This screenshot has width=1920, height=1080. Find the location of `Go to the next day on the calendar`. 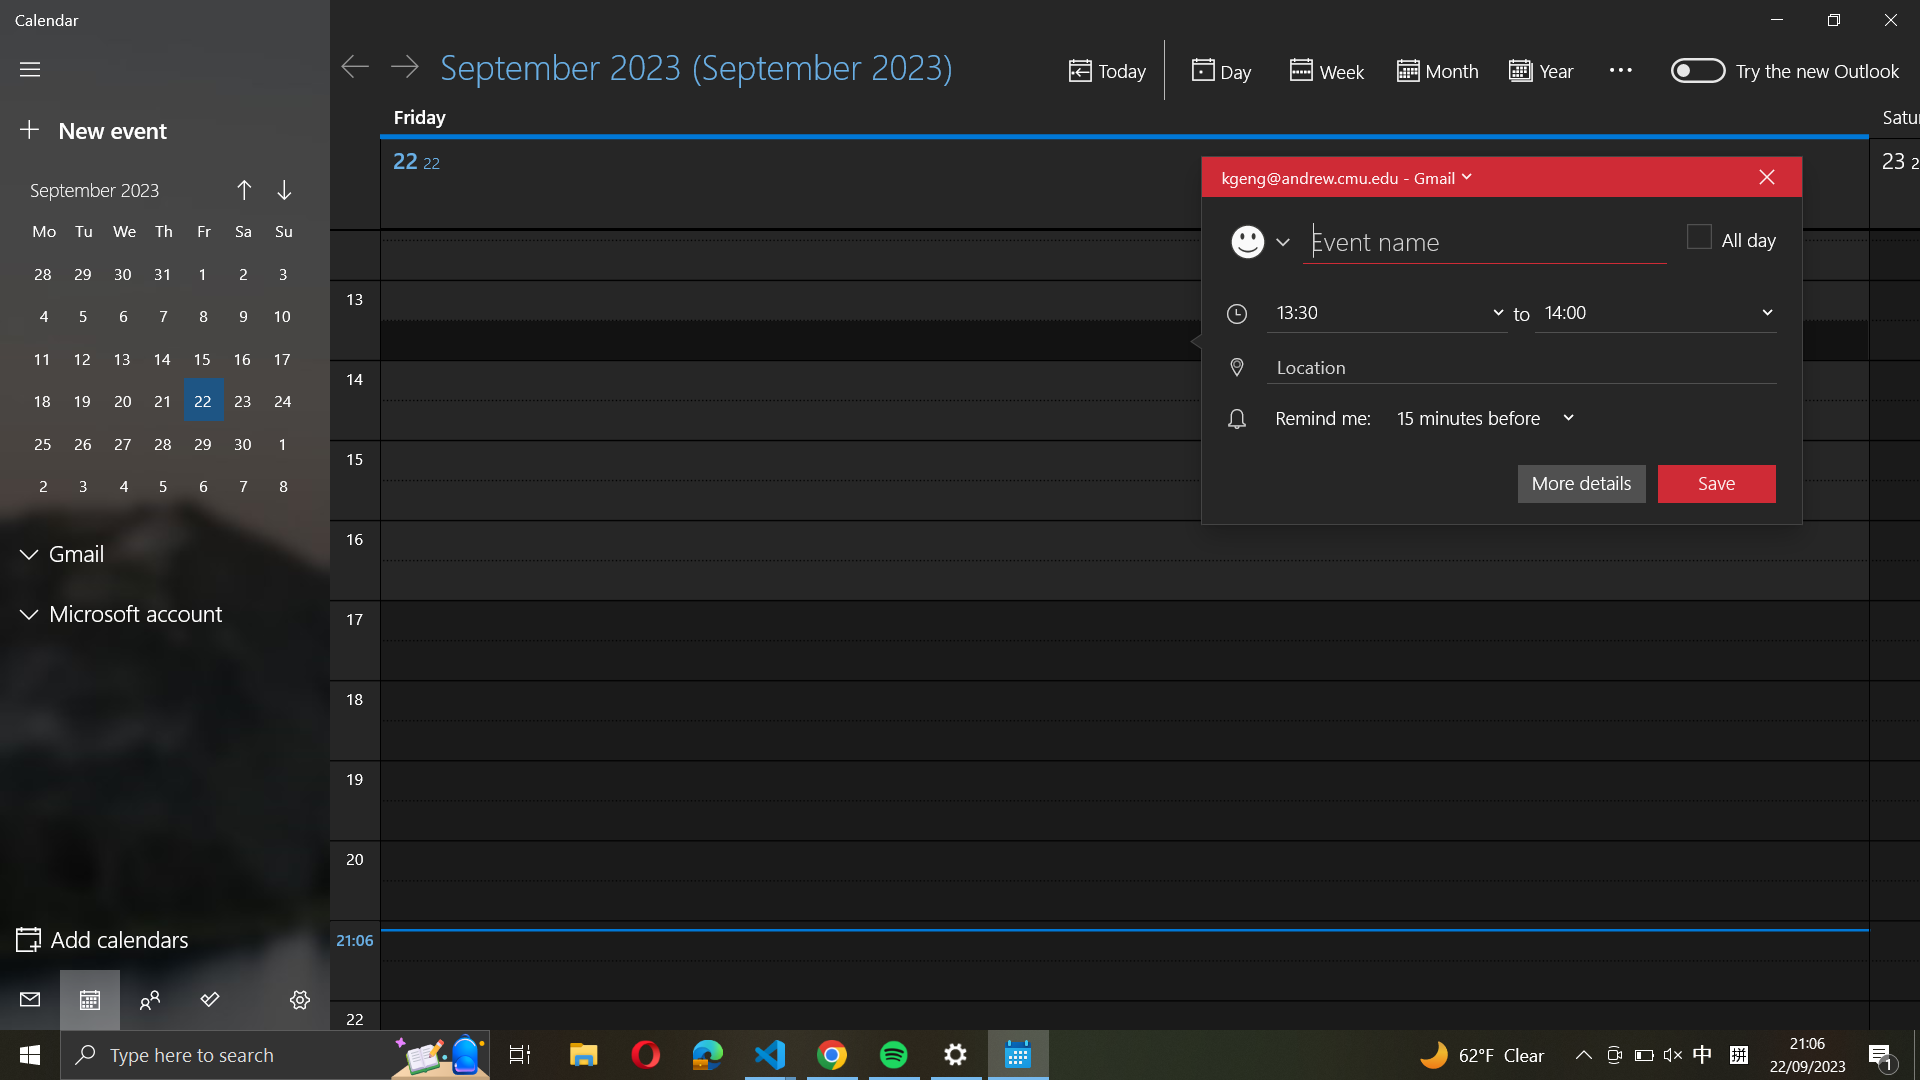

Go to the next day on the calendar is located at coordinates (403, 65).